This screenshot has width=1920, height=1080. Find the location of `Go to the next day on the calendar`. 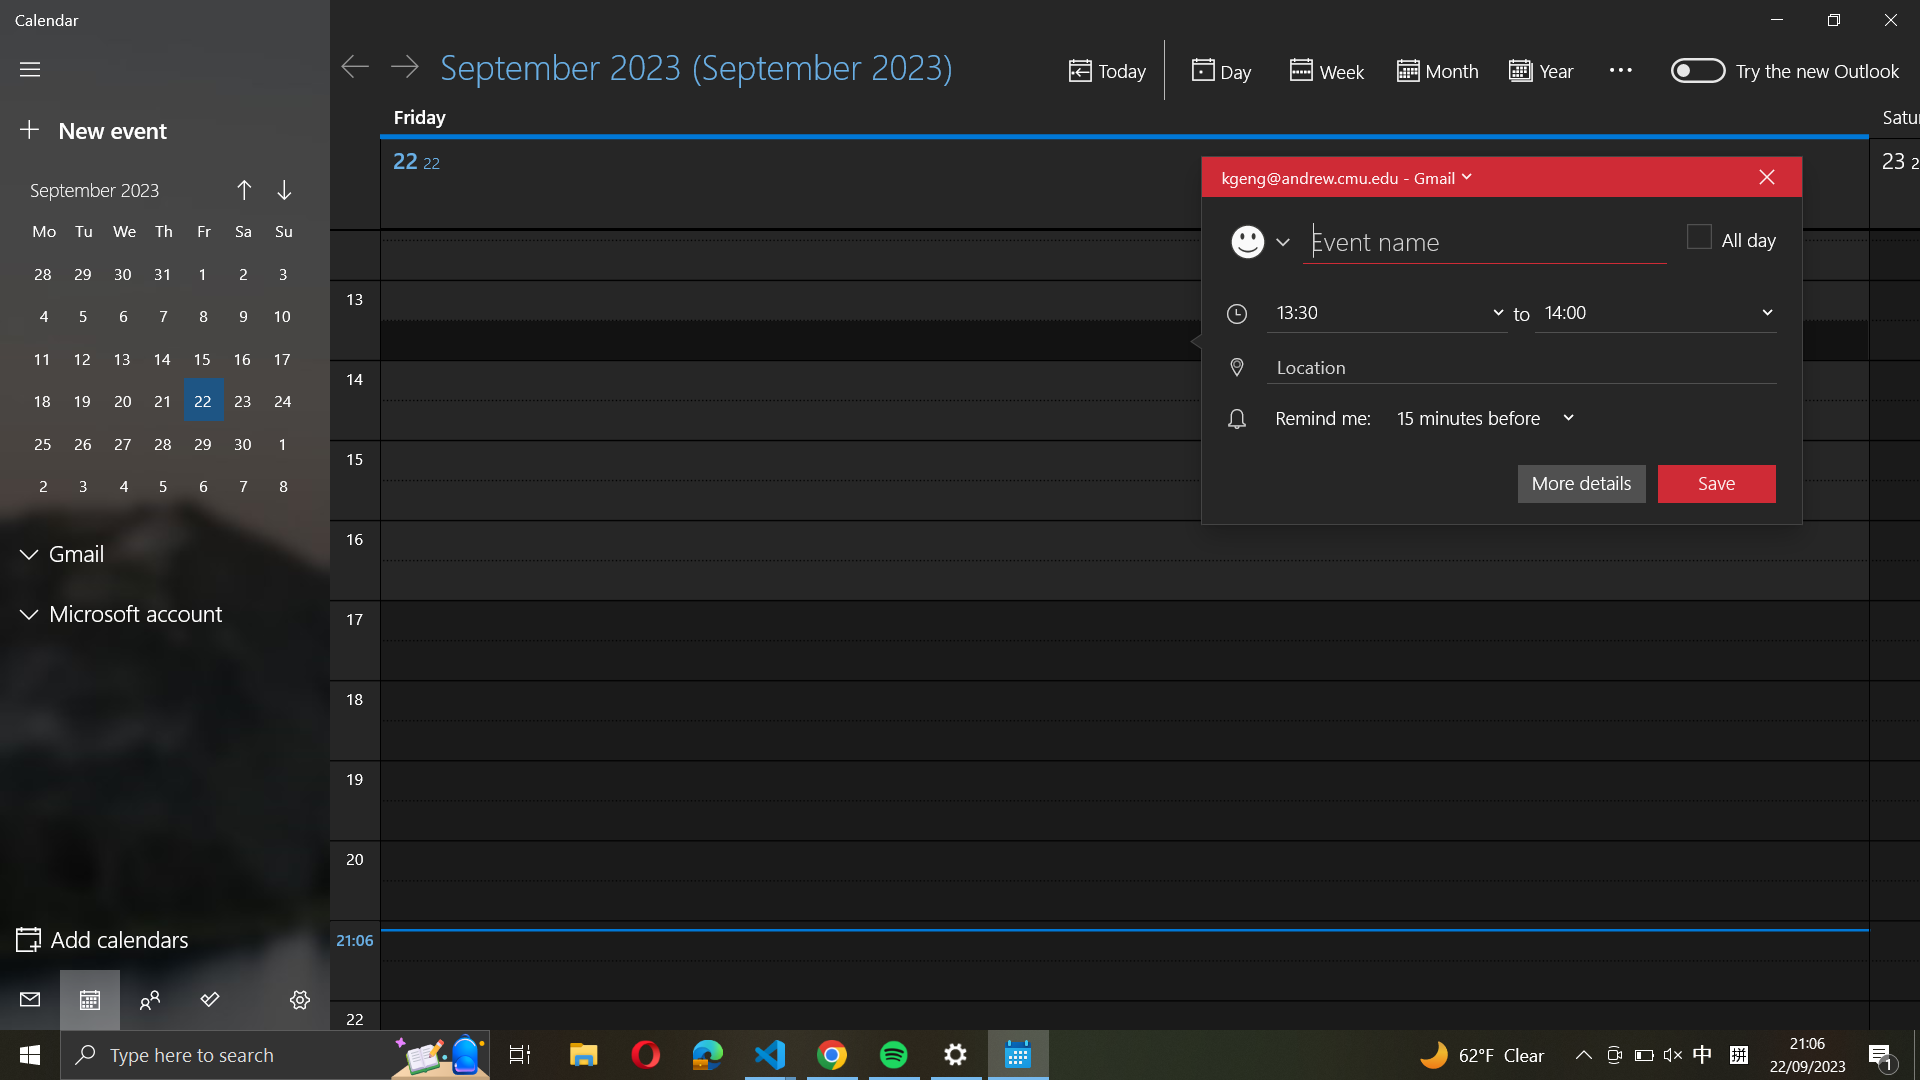

Go to the next day on the calendar is located at coordinates (403, 65).